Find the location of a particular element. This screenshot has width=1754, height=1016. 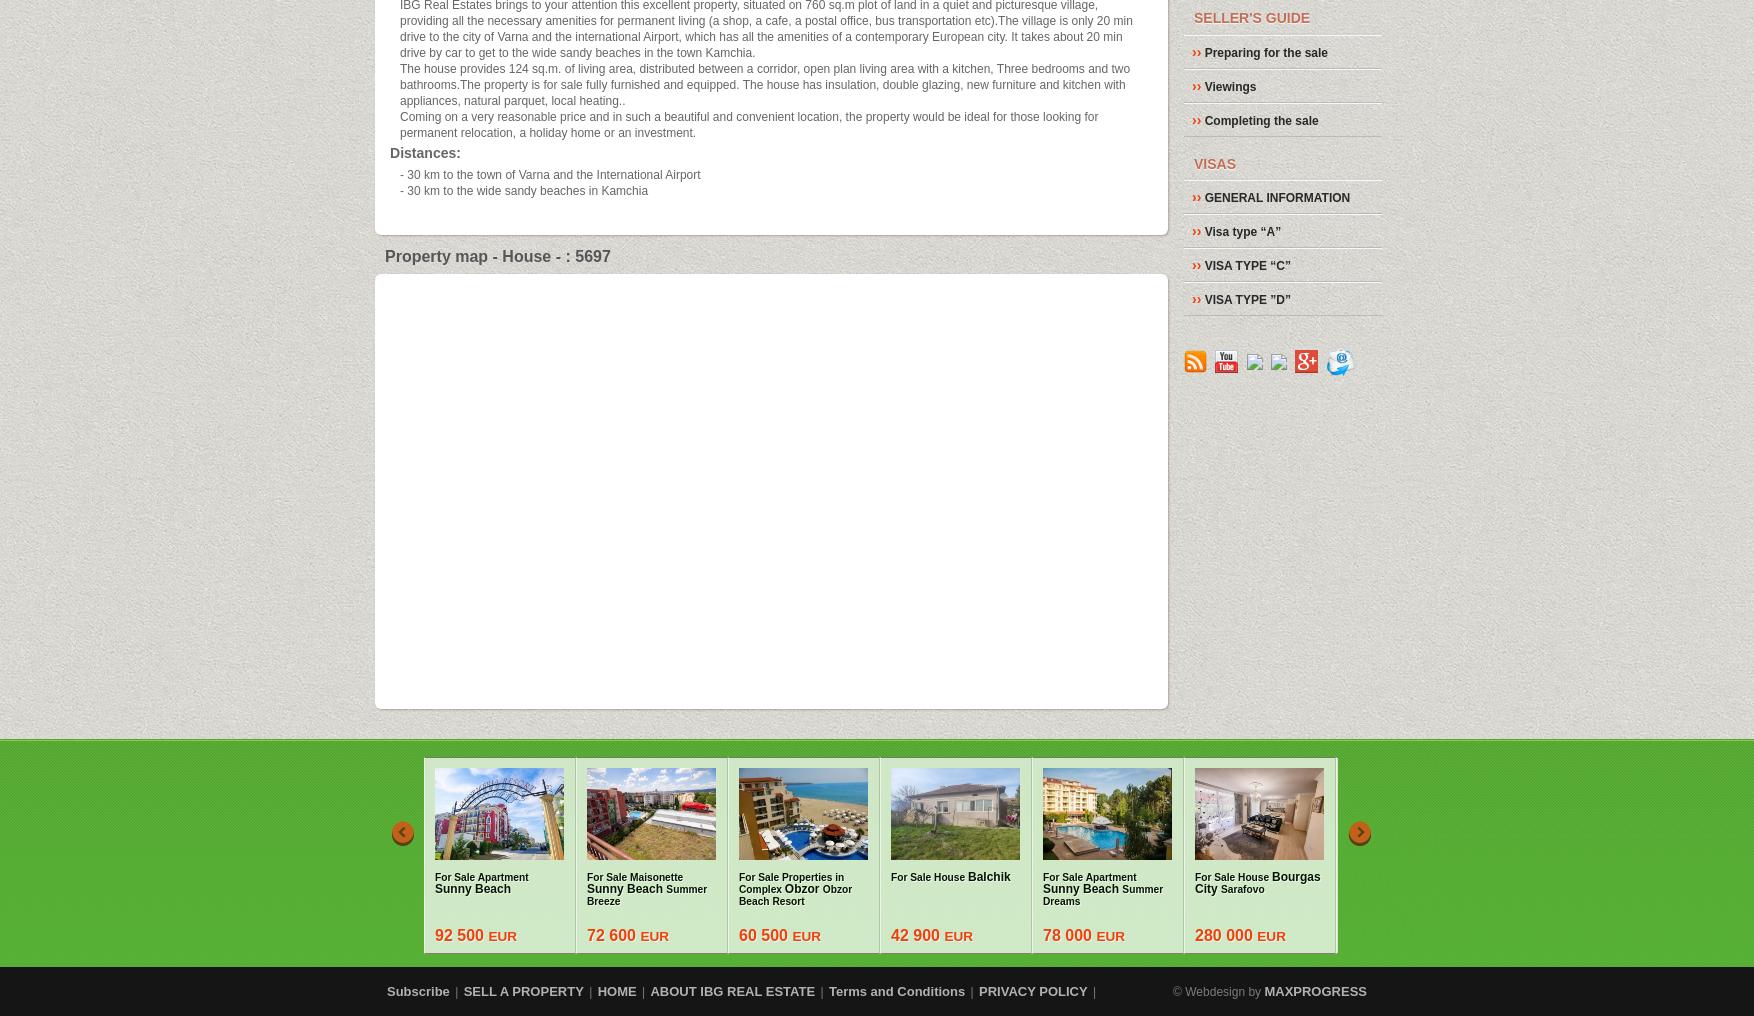

'Sveti Vlas' is located at coordinates (1409, 882).